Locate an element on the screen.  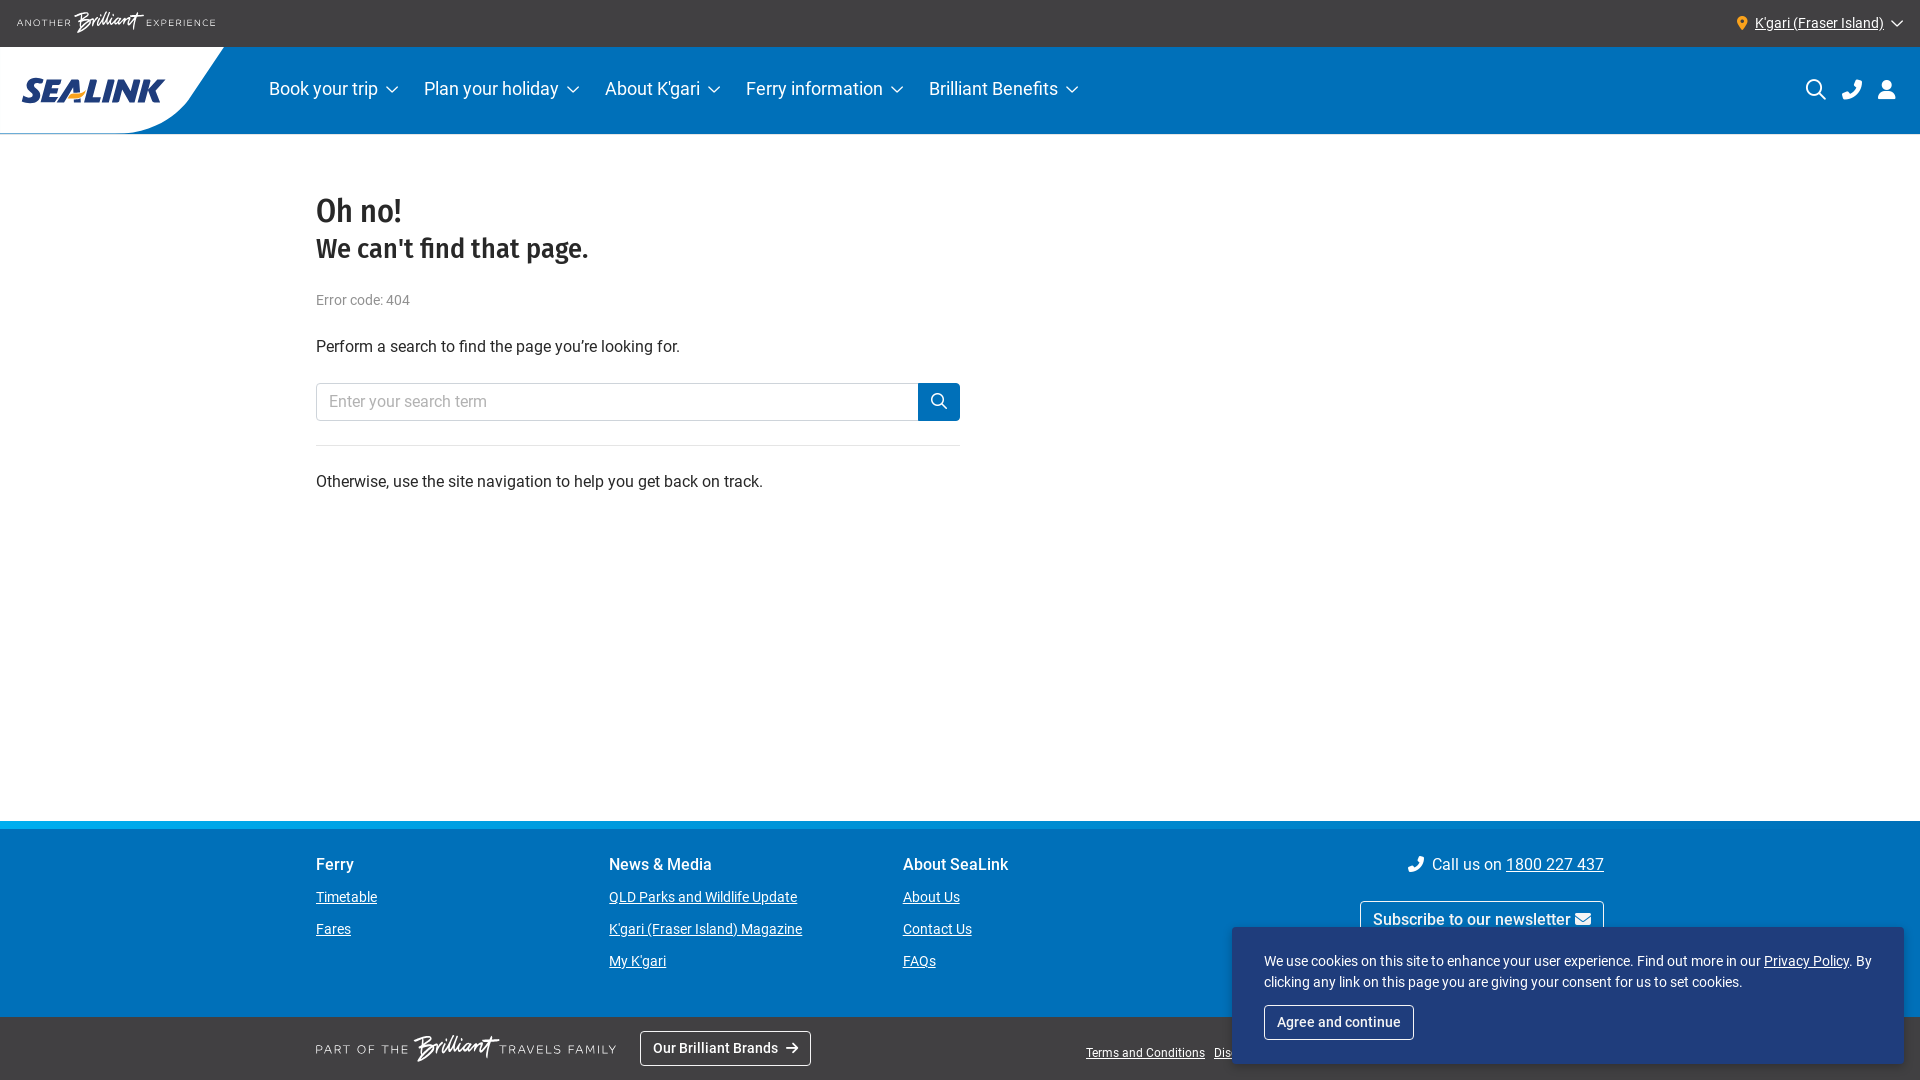
'SeaLink' is located at coordinates (110, 90).